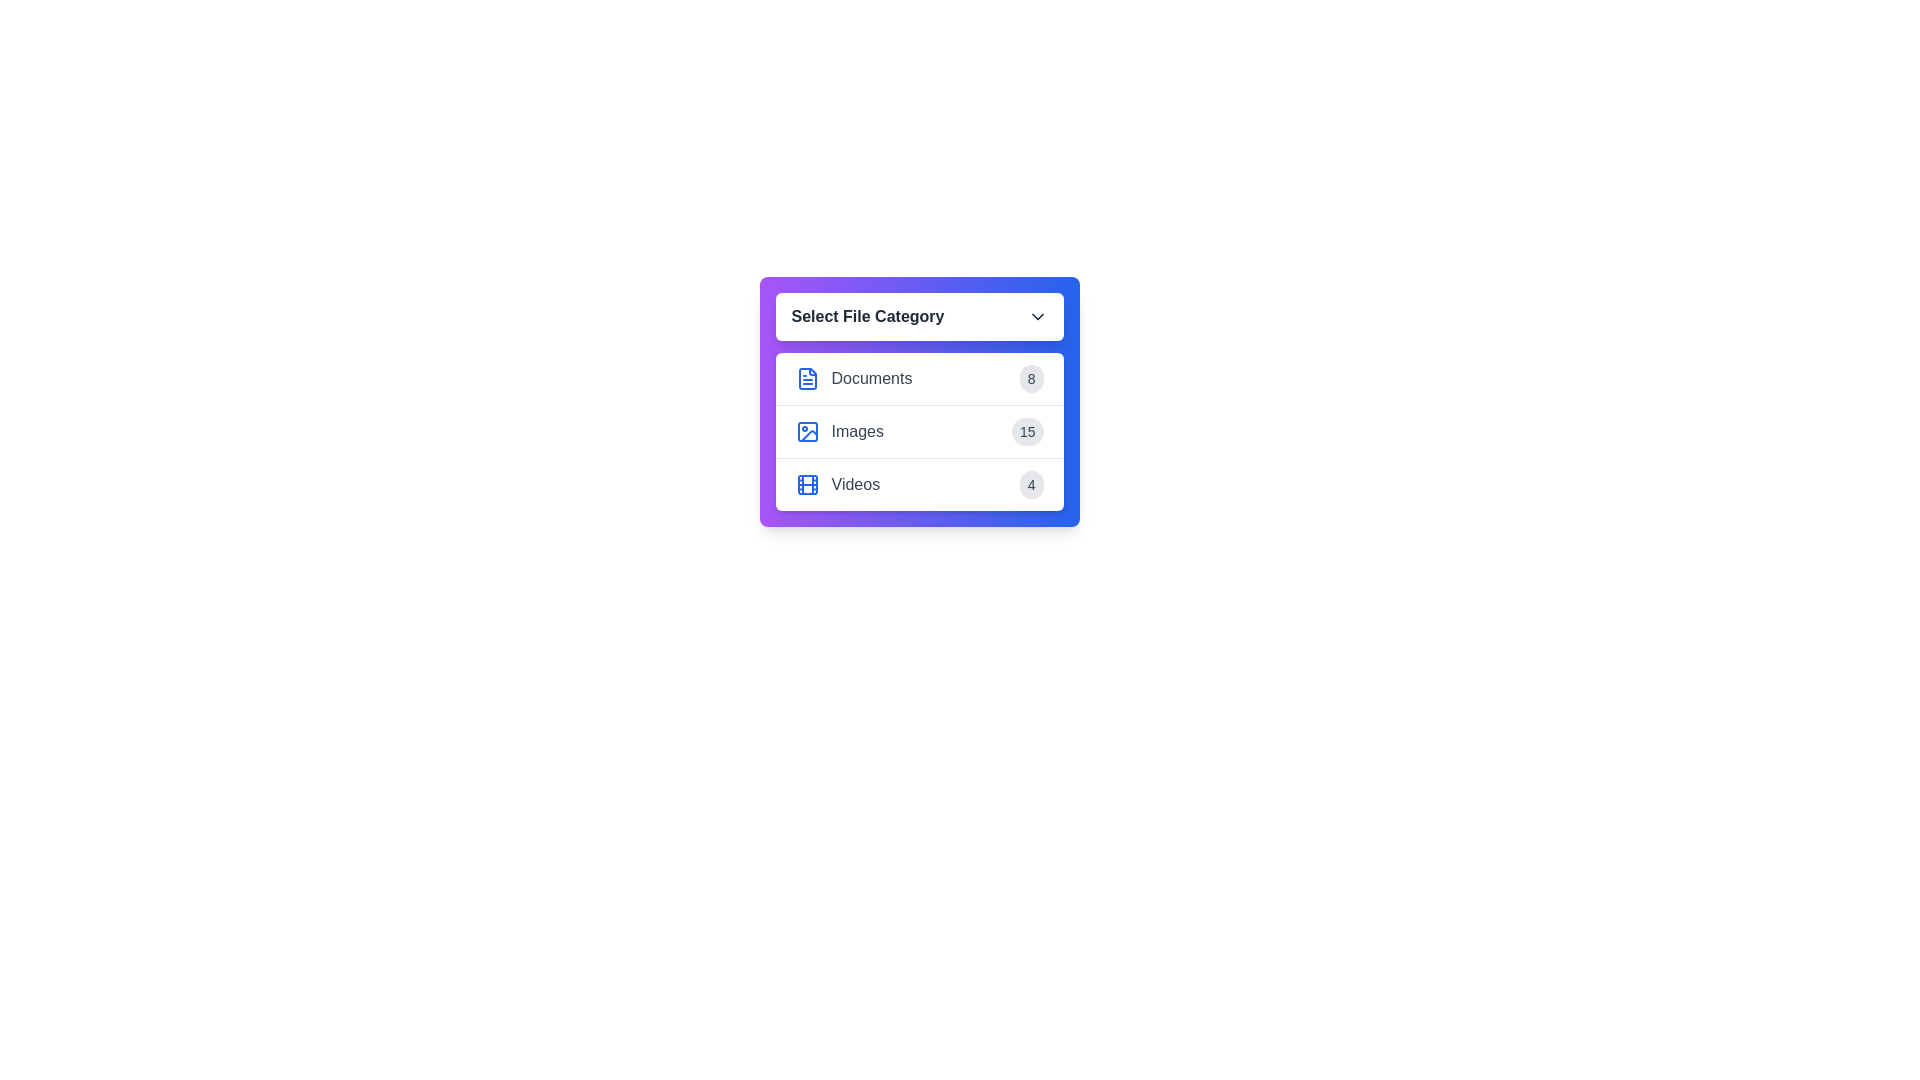 The height and width of the screenshot is (1080, 1920). I want to click on the blue rectangle with rounded corners that is part of the film icon under the 'Videos' option in the list, so click(807, 485).